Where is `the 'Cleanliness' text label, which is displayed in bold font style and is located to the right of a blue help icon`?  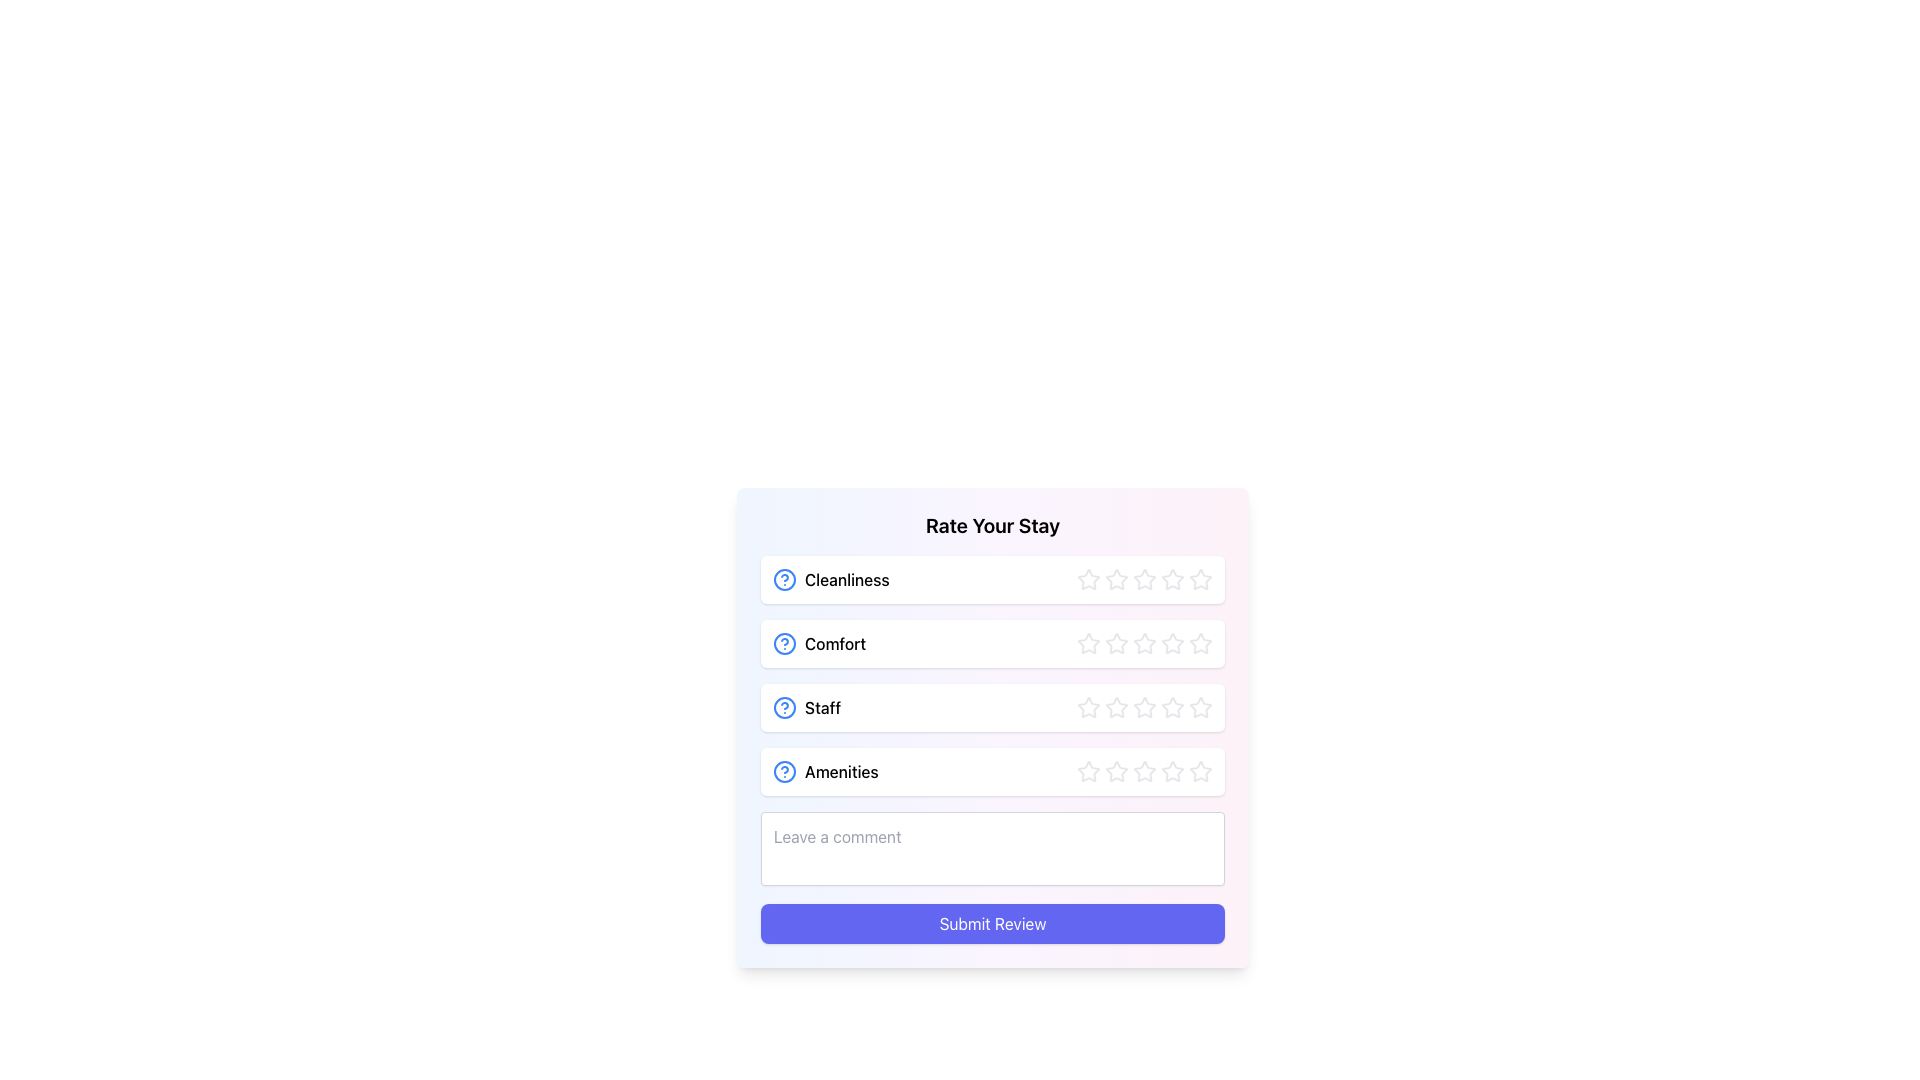 the 'Cleanliness' text label, which is displayed in bold font style and is located to the right of a blue help icon is located at coordinates (831, 579).